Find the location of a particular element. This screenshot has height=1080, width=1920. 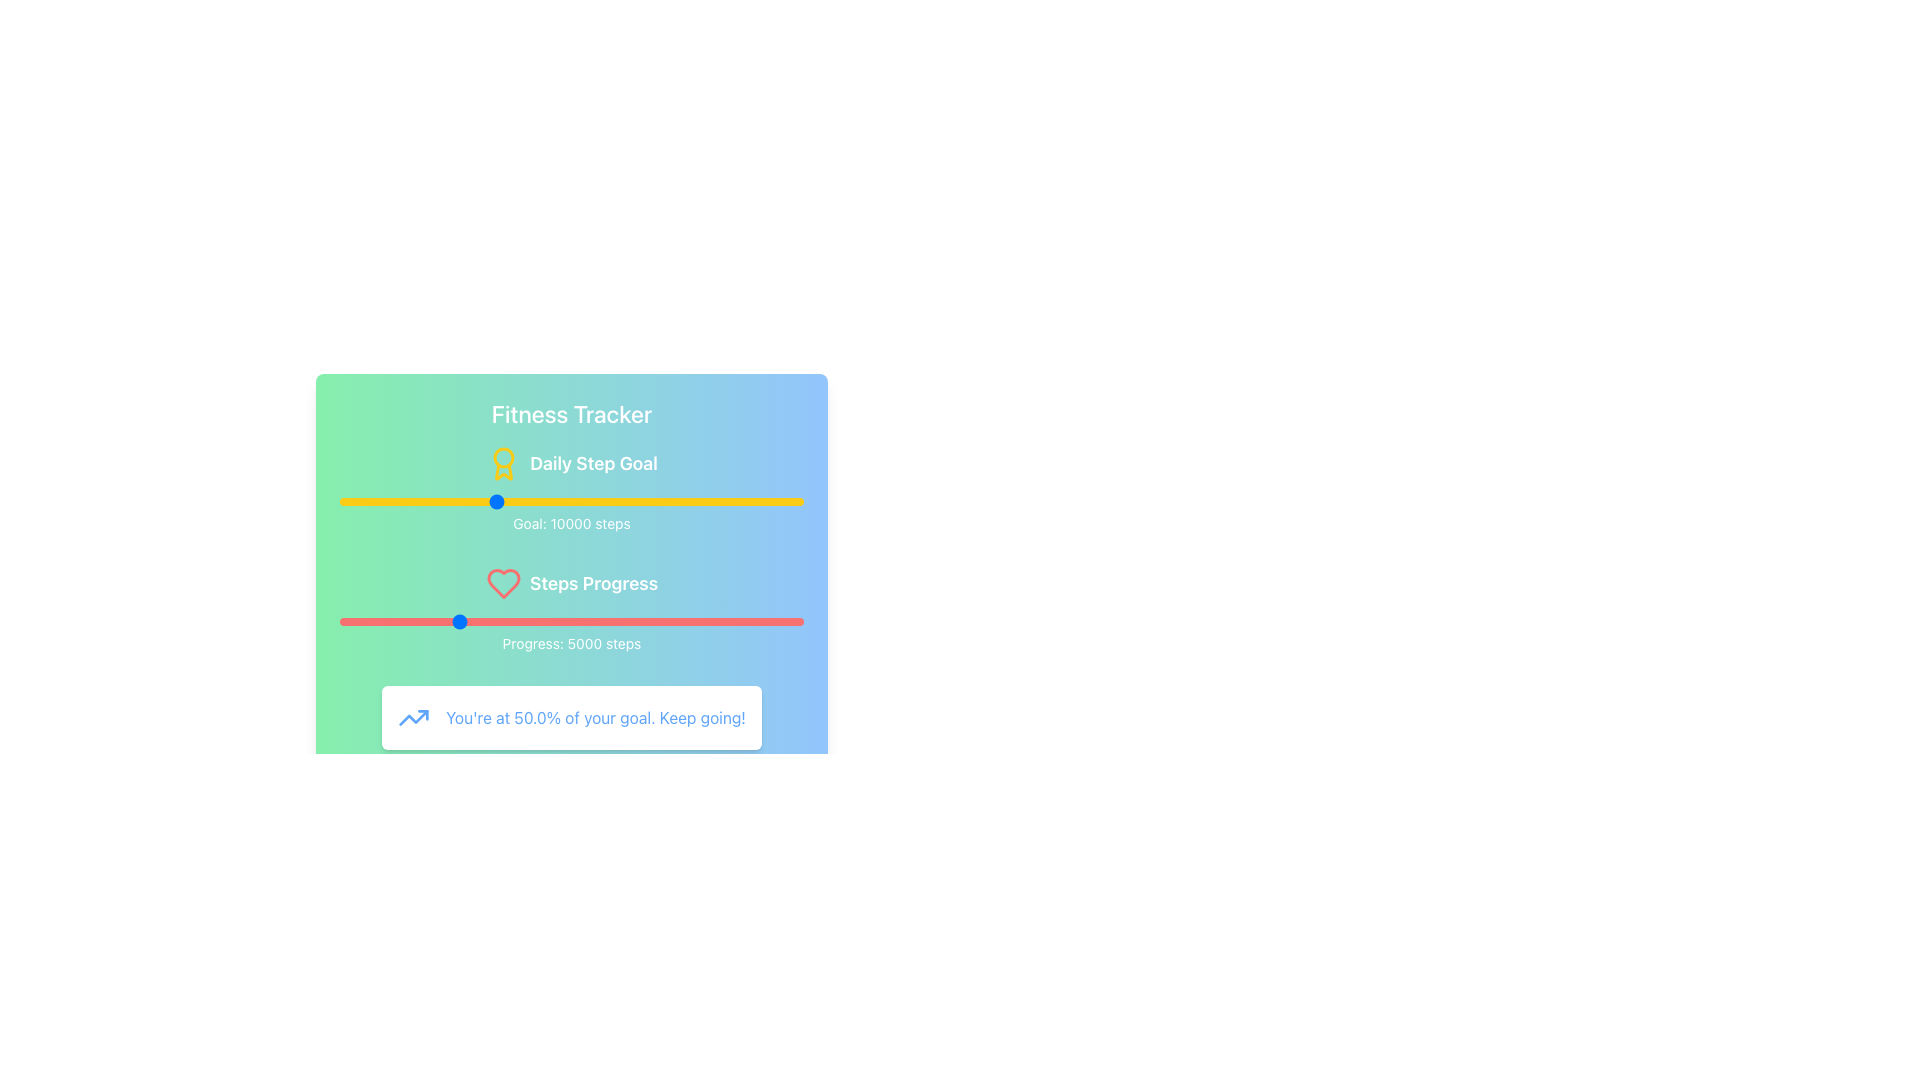

the 'Steps Progress' text label, which displays a large, bold white font on a gradient background, centrally located in the interface and positioned to the right of a red heart icon is located at coordinates (593, 583).